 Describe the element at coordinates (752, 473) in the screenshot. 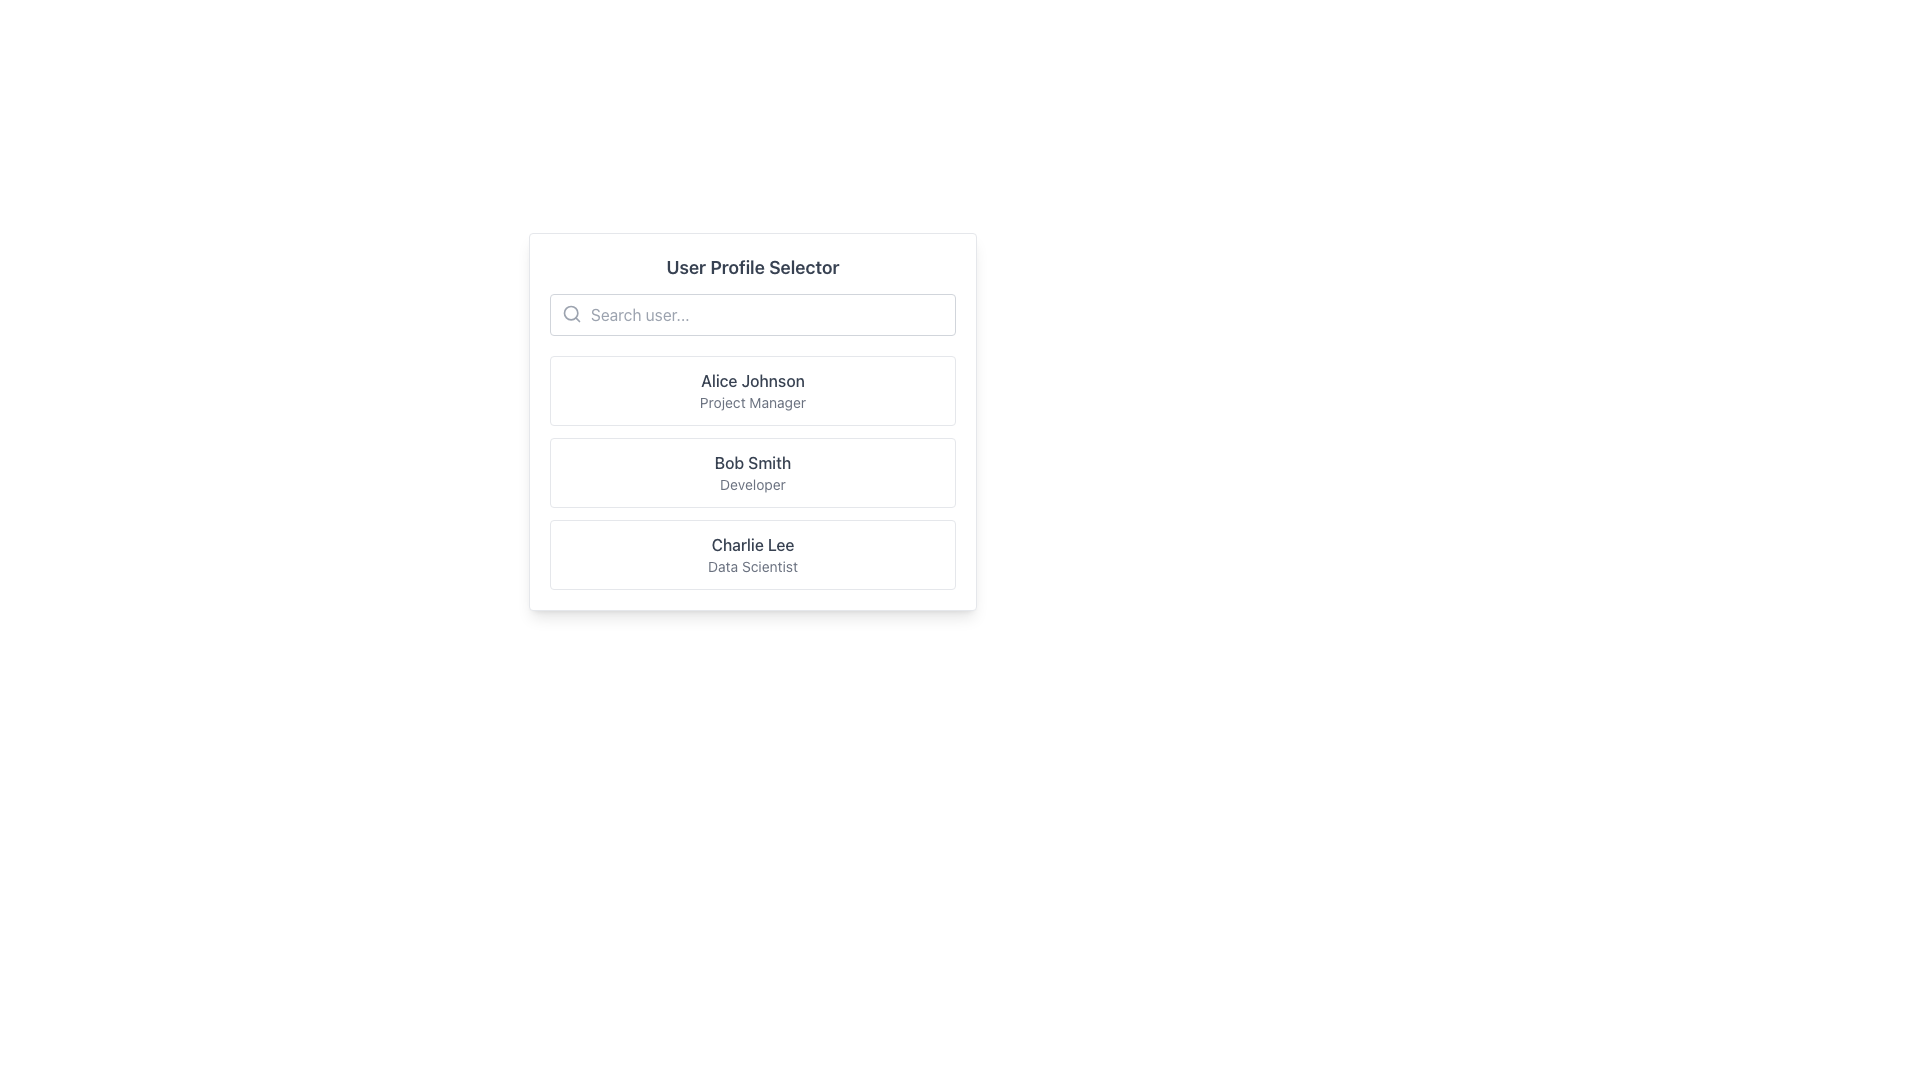

I see `to select the profile 'Bob Smith' from the second entry in the User Profile Selector list` at that location.